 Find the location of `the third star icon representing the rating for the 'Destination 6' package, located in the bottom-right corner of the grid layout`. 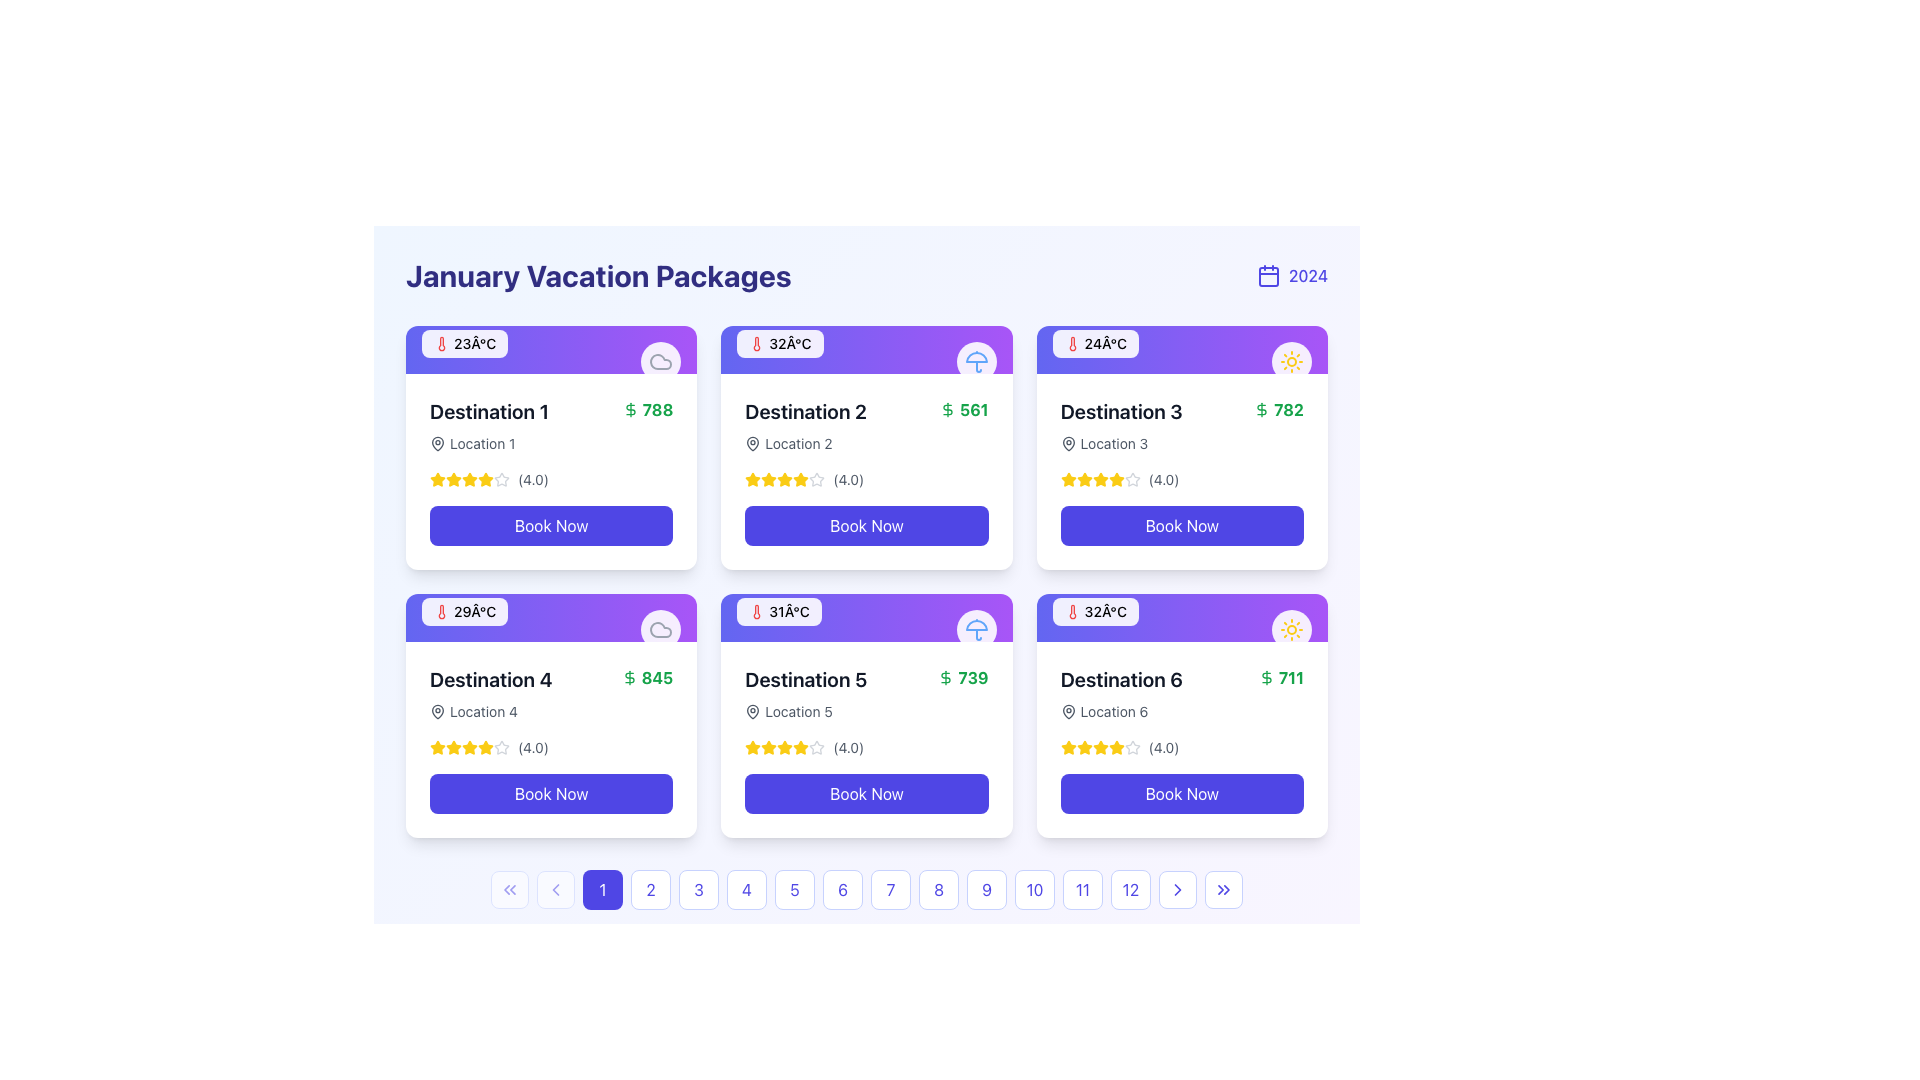

the third star icon representing the rating for the 'Destination 6' package, located in the bottom-right corner of the grid layout is located at coordinates (1099, 747).